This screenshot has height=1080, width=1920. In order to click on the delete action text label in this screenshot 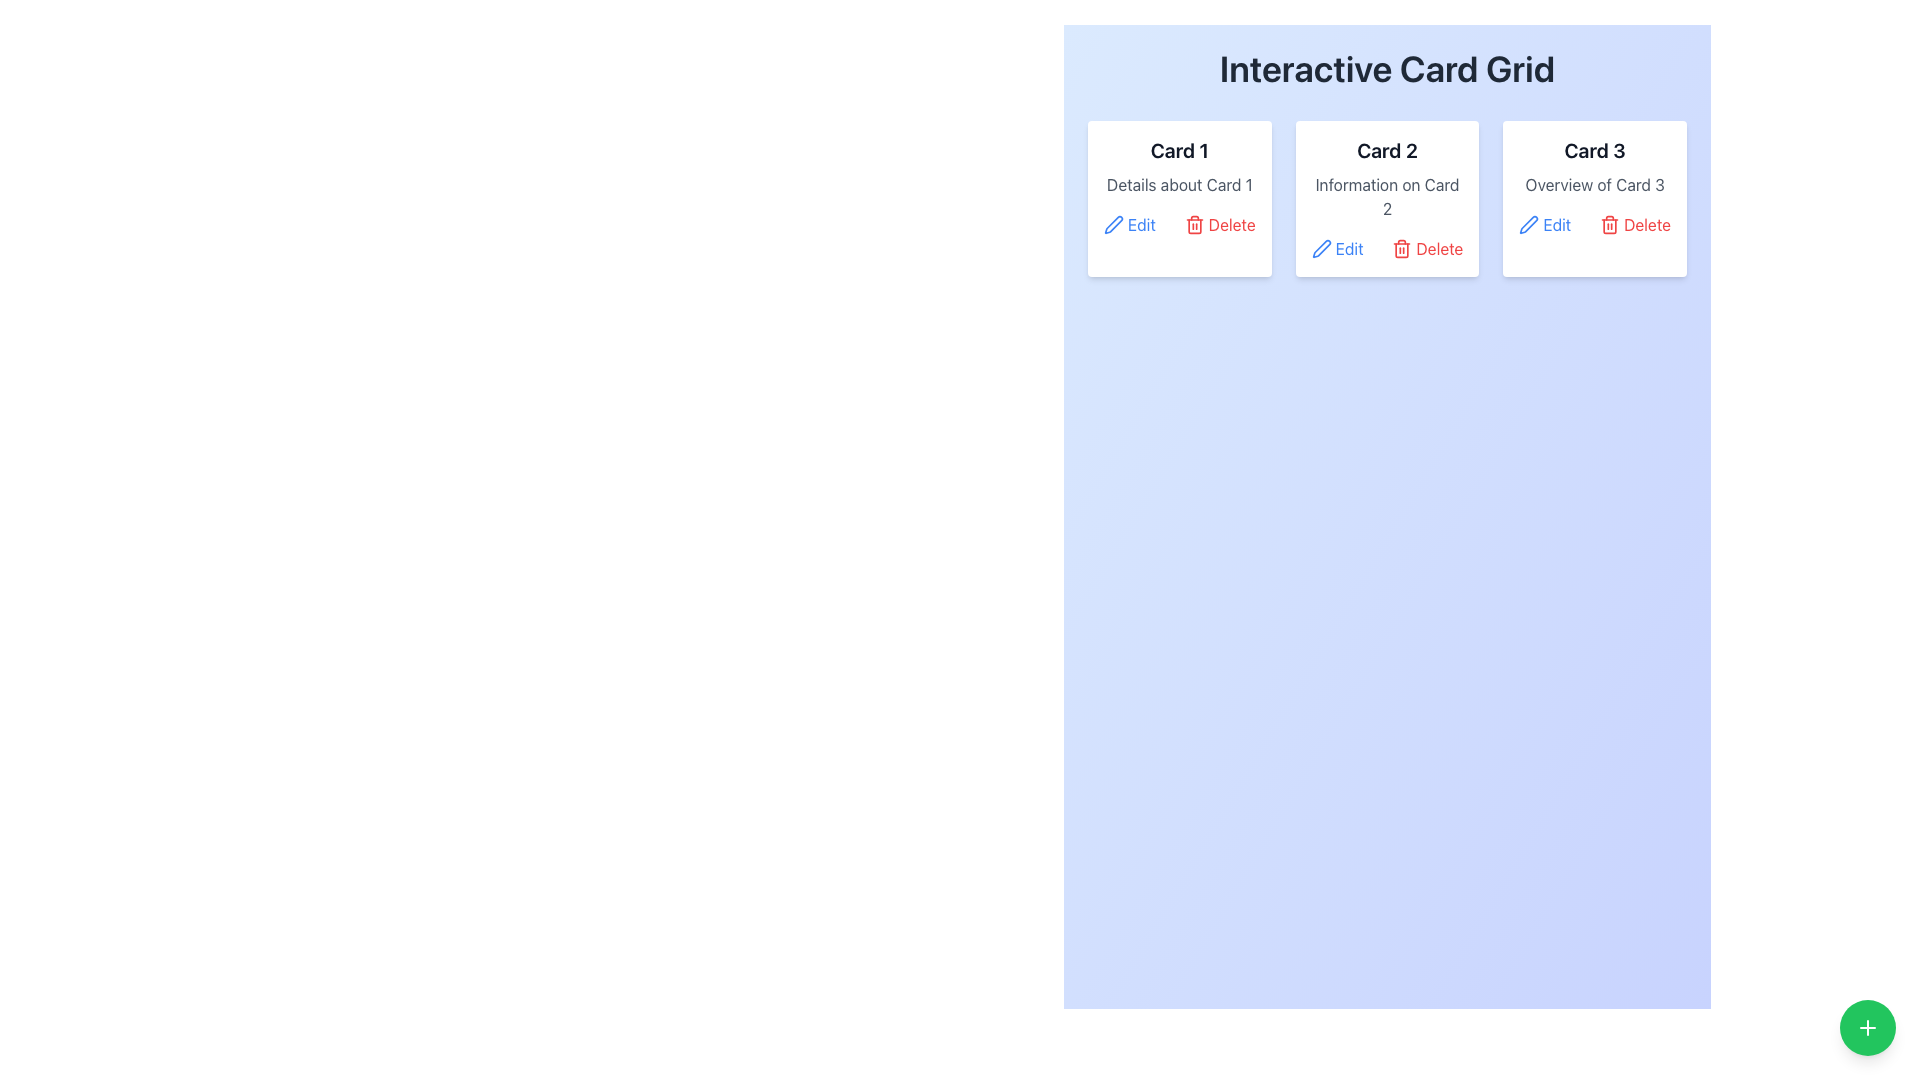, I will do `click(1438, 248)`.